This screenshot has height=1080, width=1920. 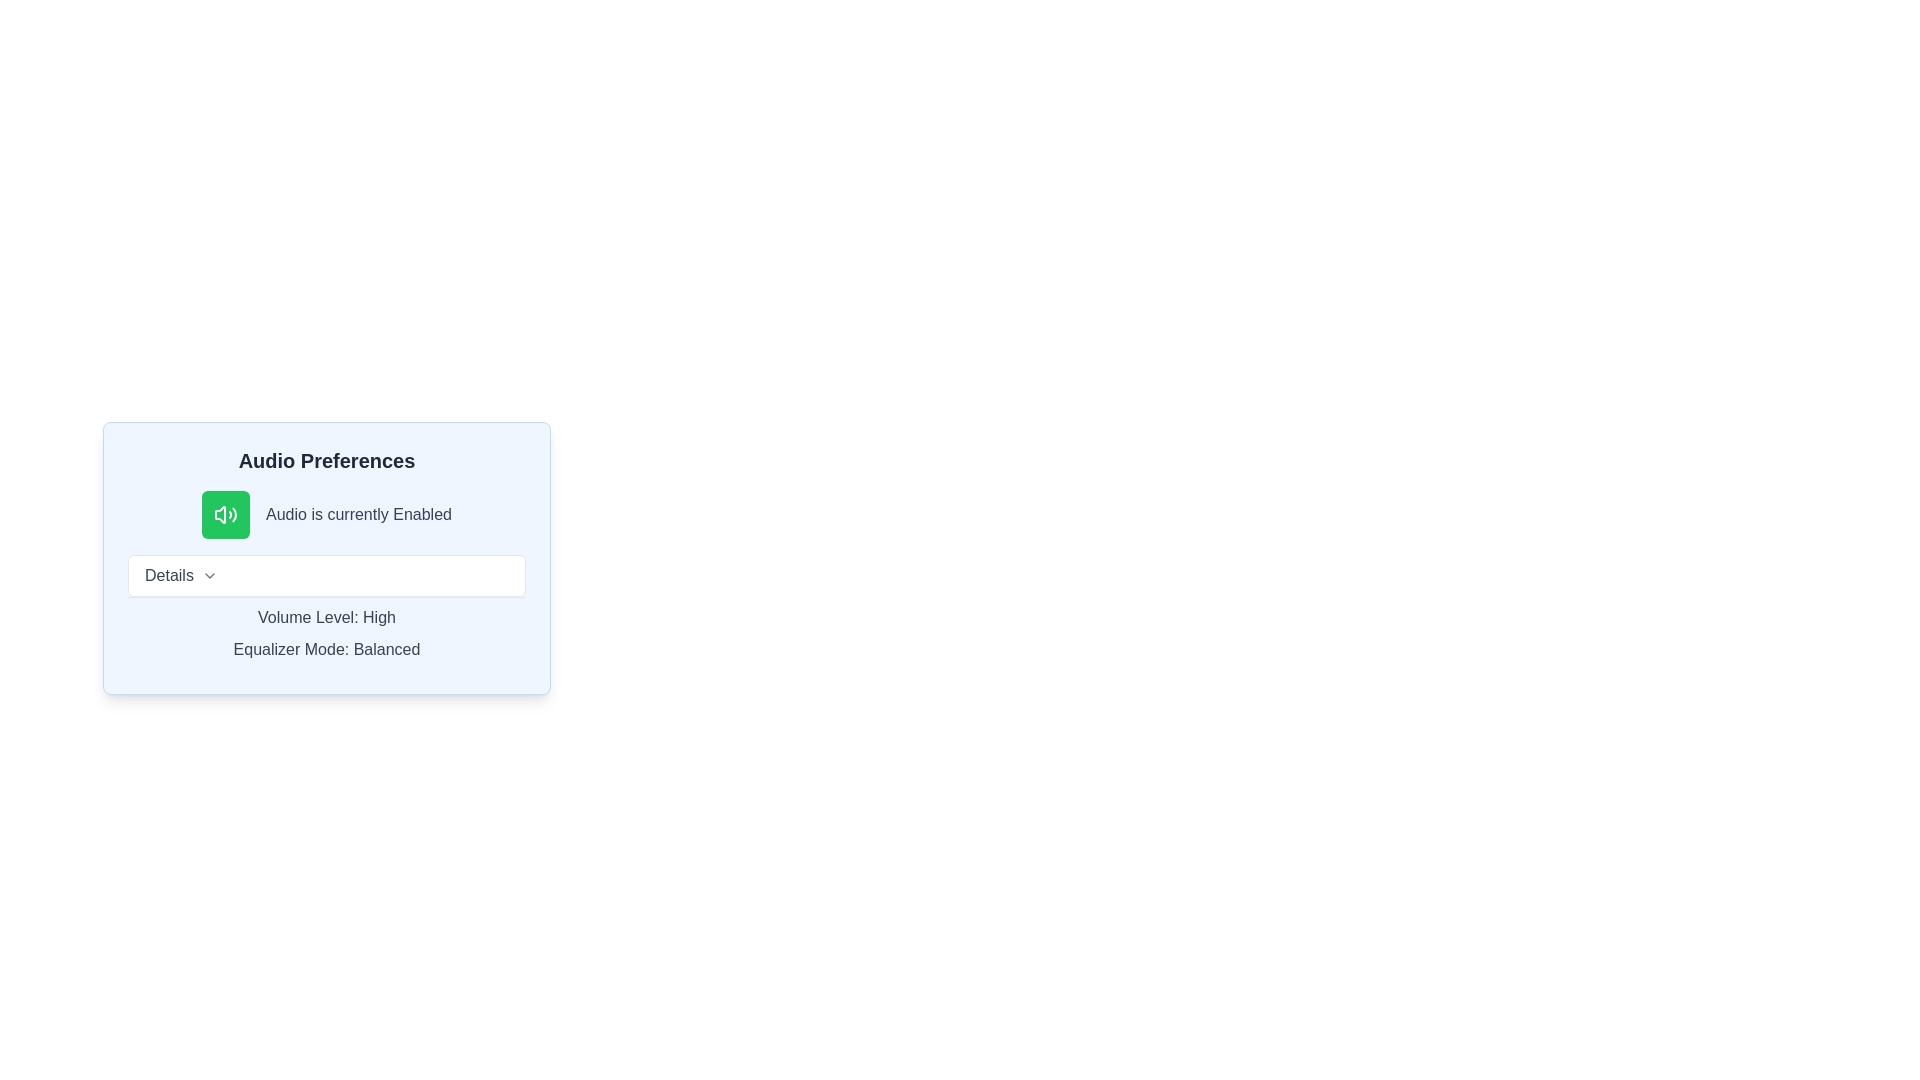 What do you see at coordinates (326, 611) in the screenshot?
I see `the Text content block that provides detailed information about the audio settings, located in the 'Audio Preferences' section just below the 'Details' button` at bounding box center [326, 611].